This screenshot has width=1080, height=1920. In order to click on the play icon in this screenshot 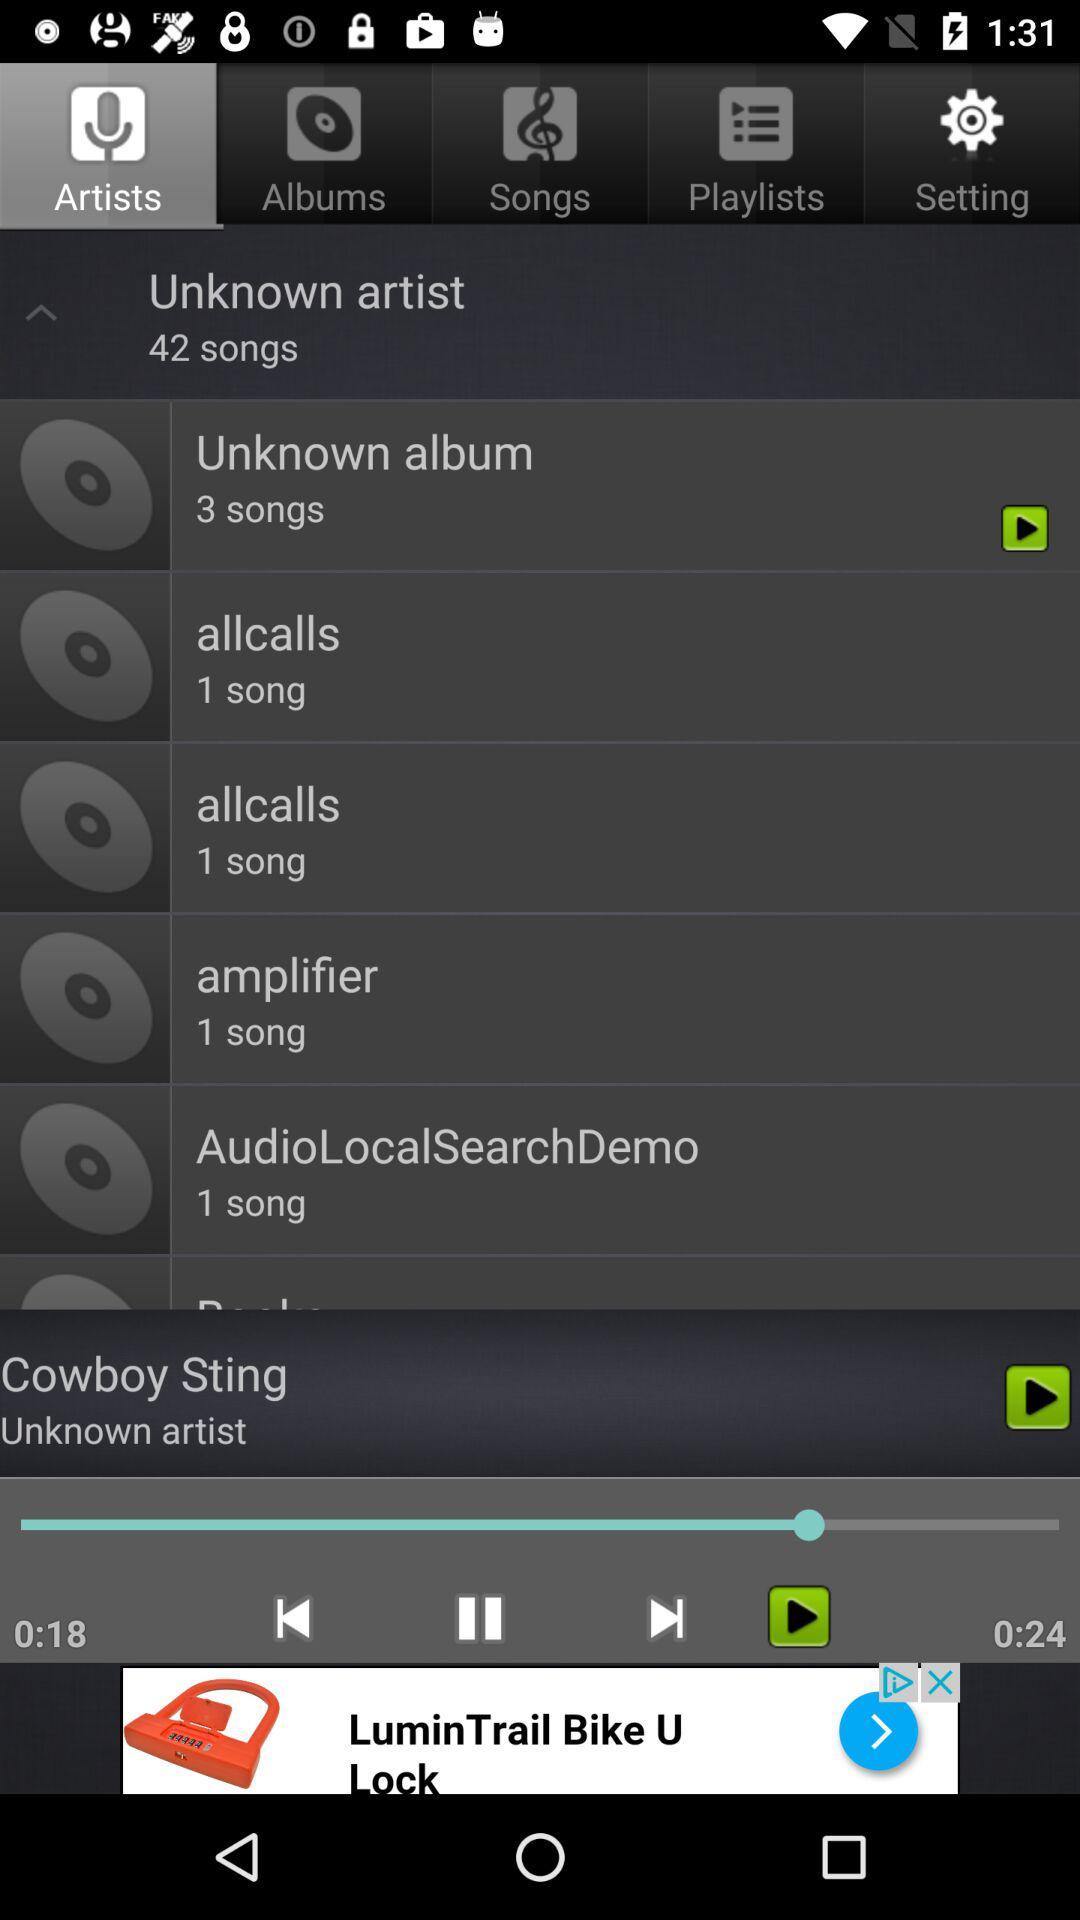, I will do `click(798, 1616)`.